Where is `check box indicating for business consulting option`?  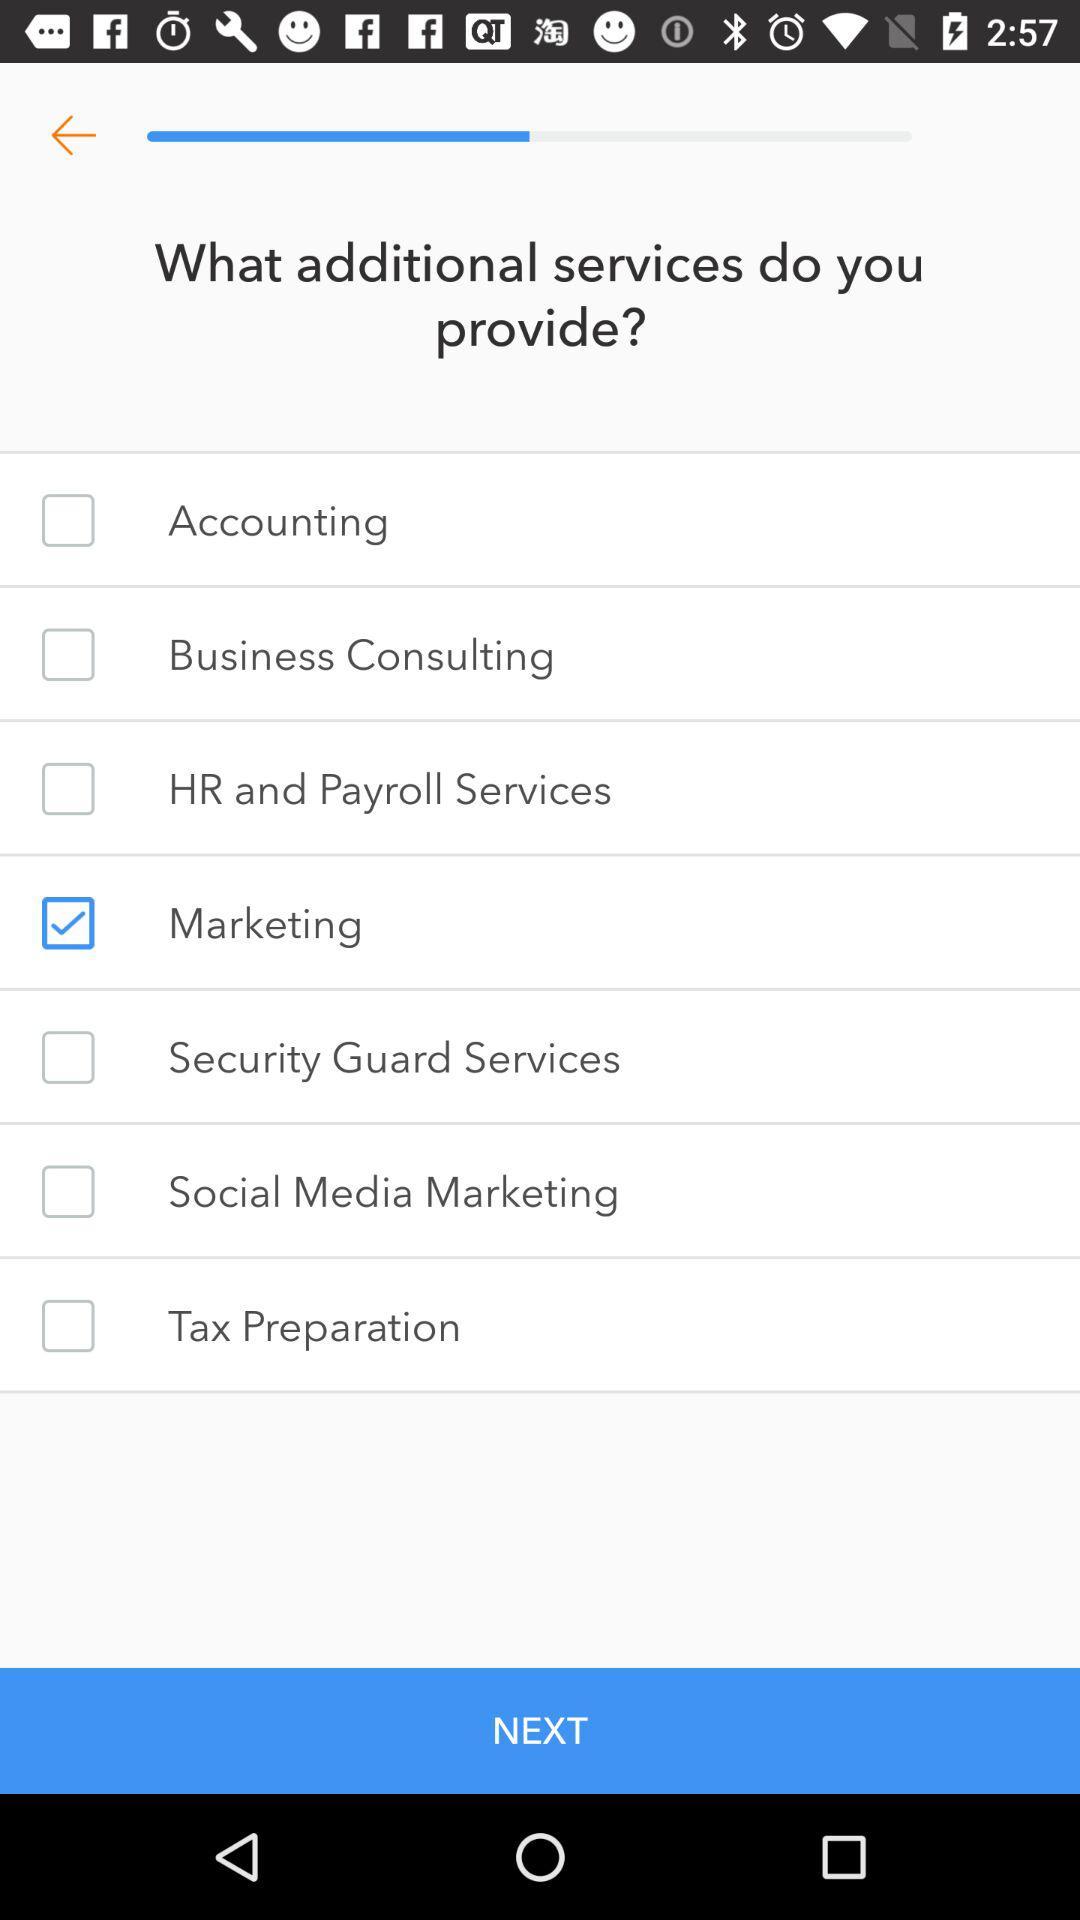 check box indicating for business consulting option is located at coordinates (67, 654).